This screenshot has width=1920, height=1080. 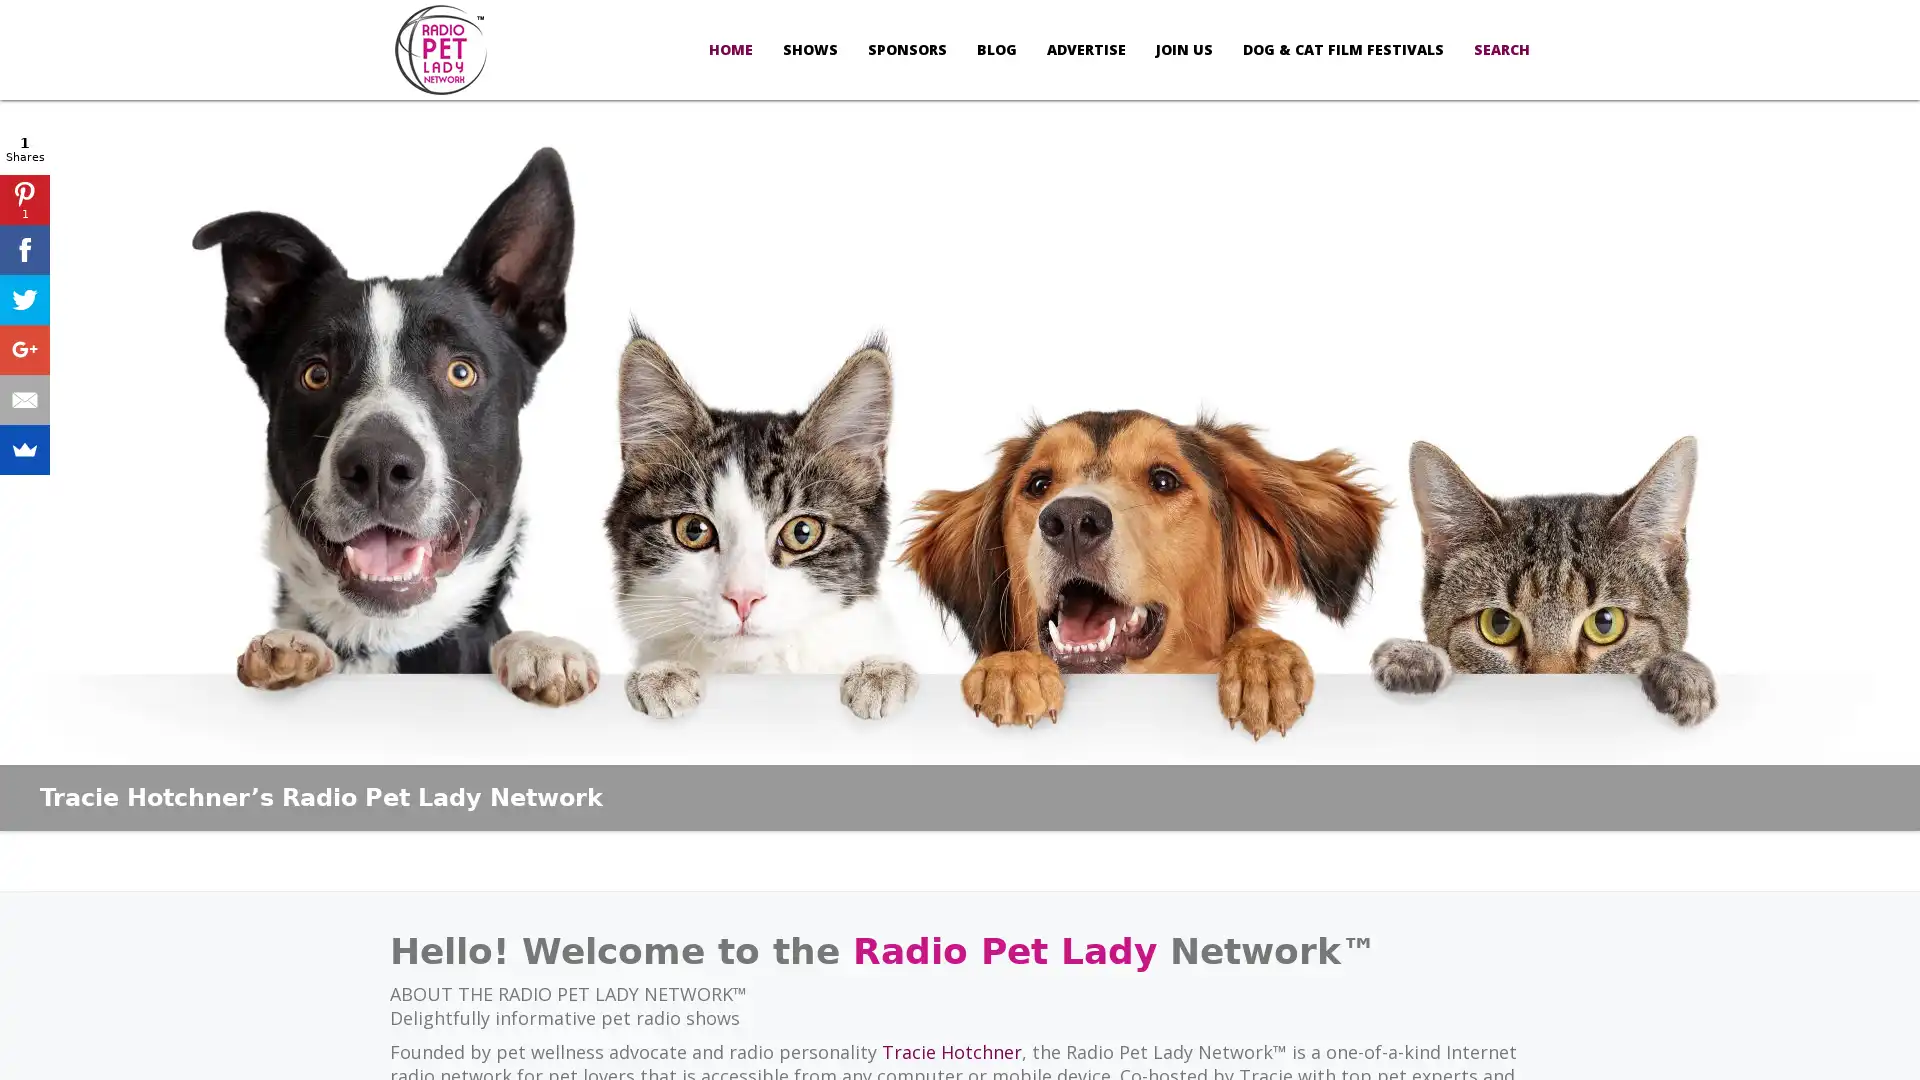 I want to click on Sign Up, so click(x=931, y=656).